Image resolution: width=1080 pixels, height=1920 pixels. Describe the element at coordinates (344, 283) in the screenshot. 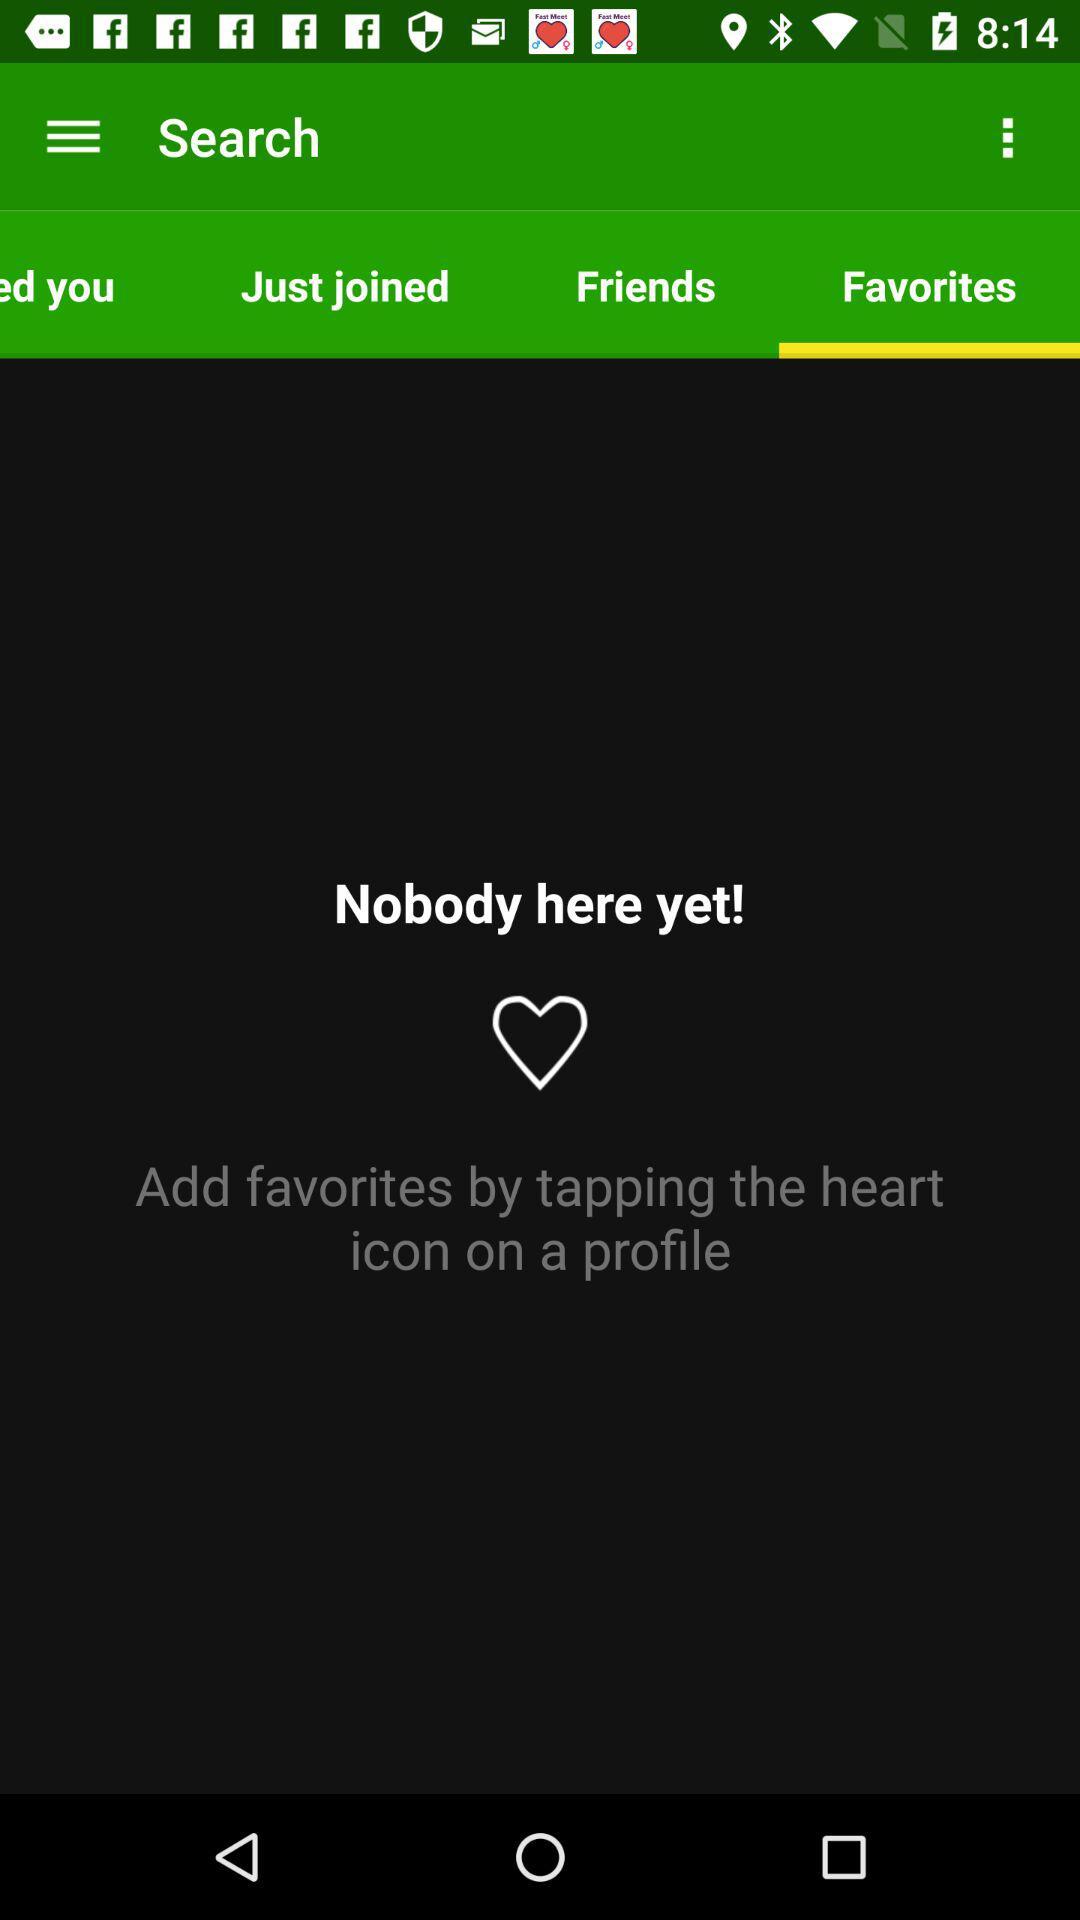

I see `the app next to the friends` at that location.